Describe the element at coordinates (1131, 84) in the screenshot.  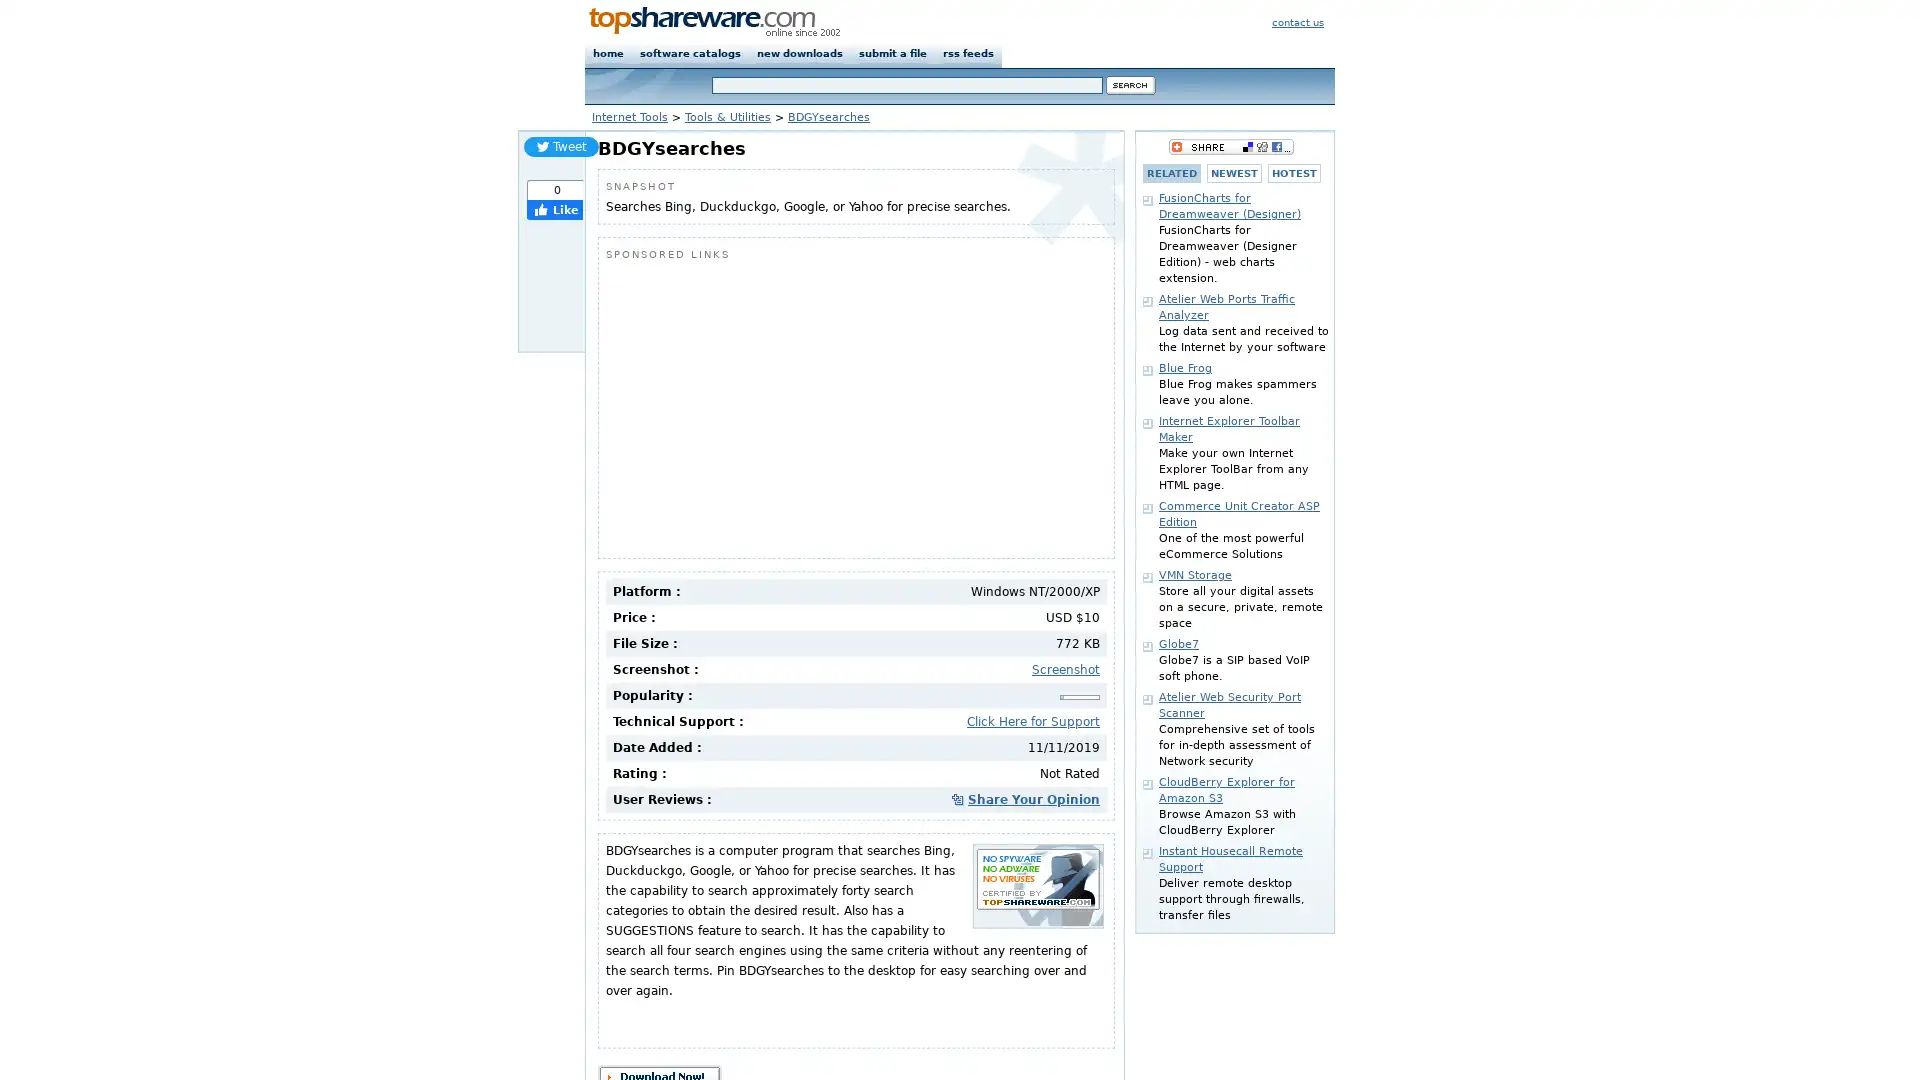
I see `Search` at that location.